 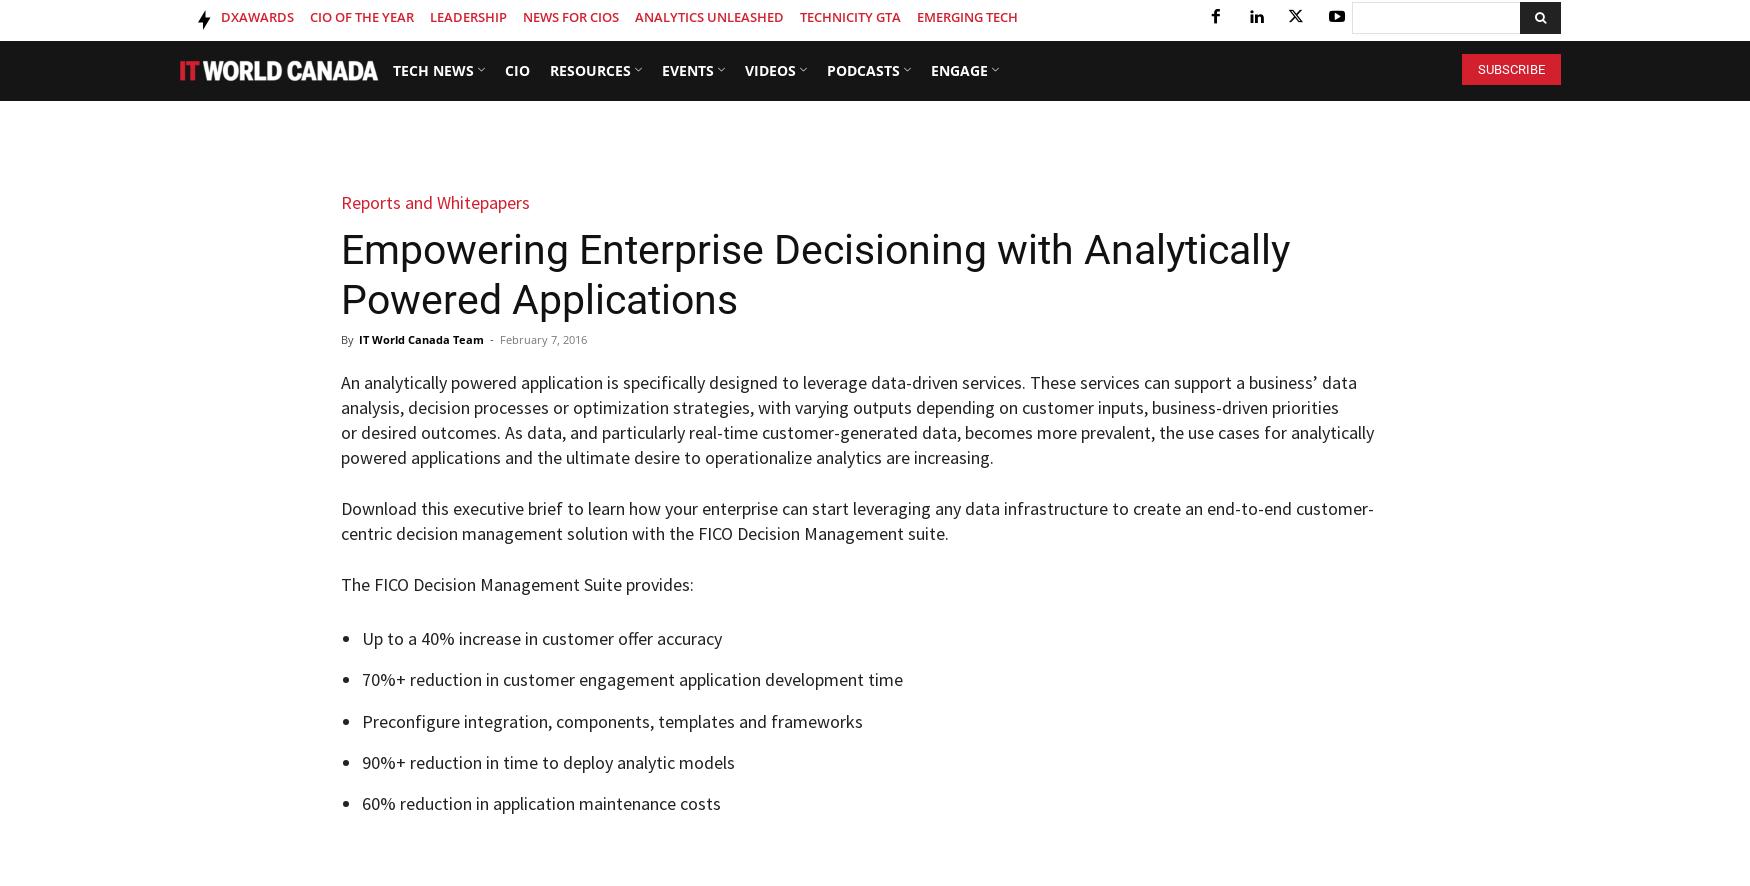 I want to click on 'Tech News', so click(x=432, y=69).